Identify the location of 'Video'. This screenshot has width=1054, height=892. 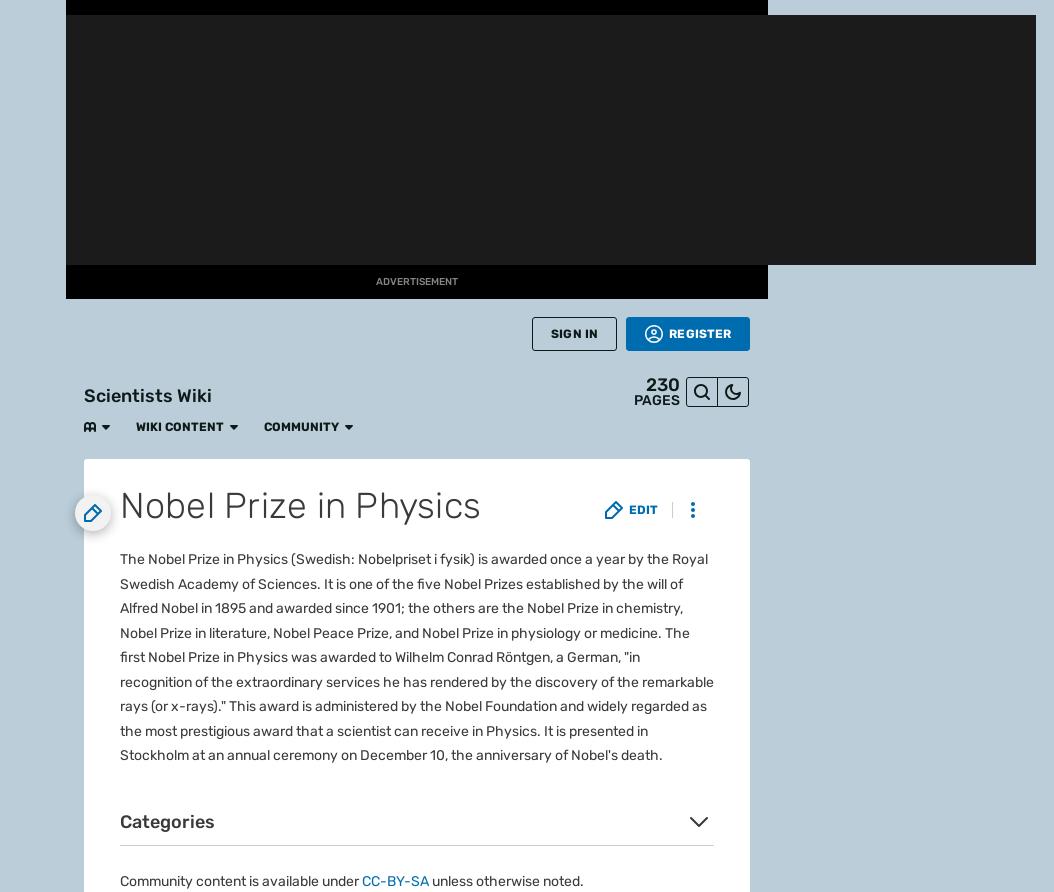
(32, 572).